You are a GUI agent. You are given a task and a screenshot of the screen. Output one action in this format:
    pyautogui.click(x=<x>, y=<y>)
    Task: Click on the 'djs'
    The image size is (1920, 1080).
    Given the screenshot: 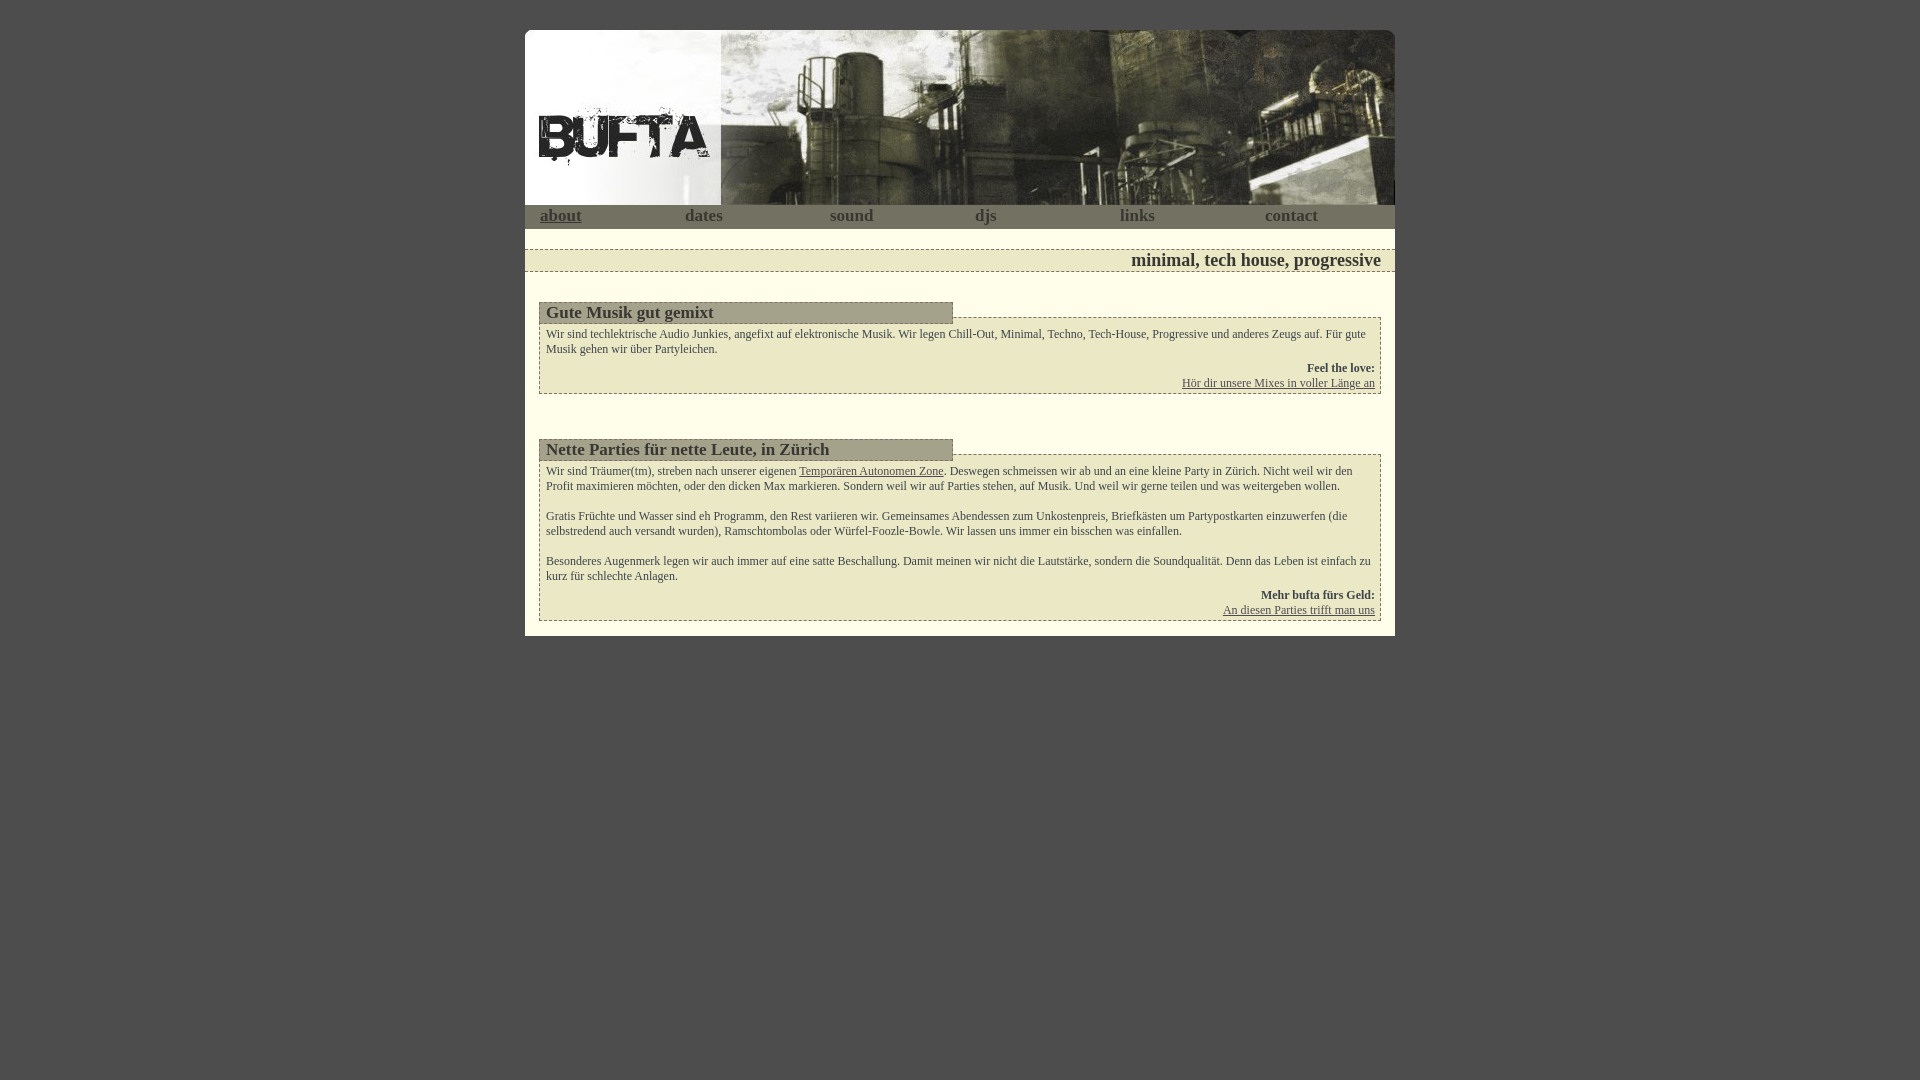 What is the action you would take?
    pyautogui.click(x=985, y=215)
    